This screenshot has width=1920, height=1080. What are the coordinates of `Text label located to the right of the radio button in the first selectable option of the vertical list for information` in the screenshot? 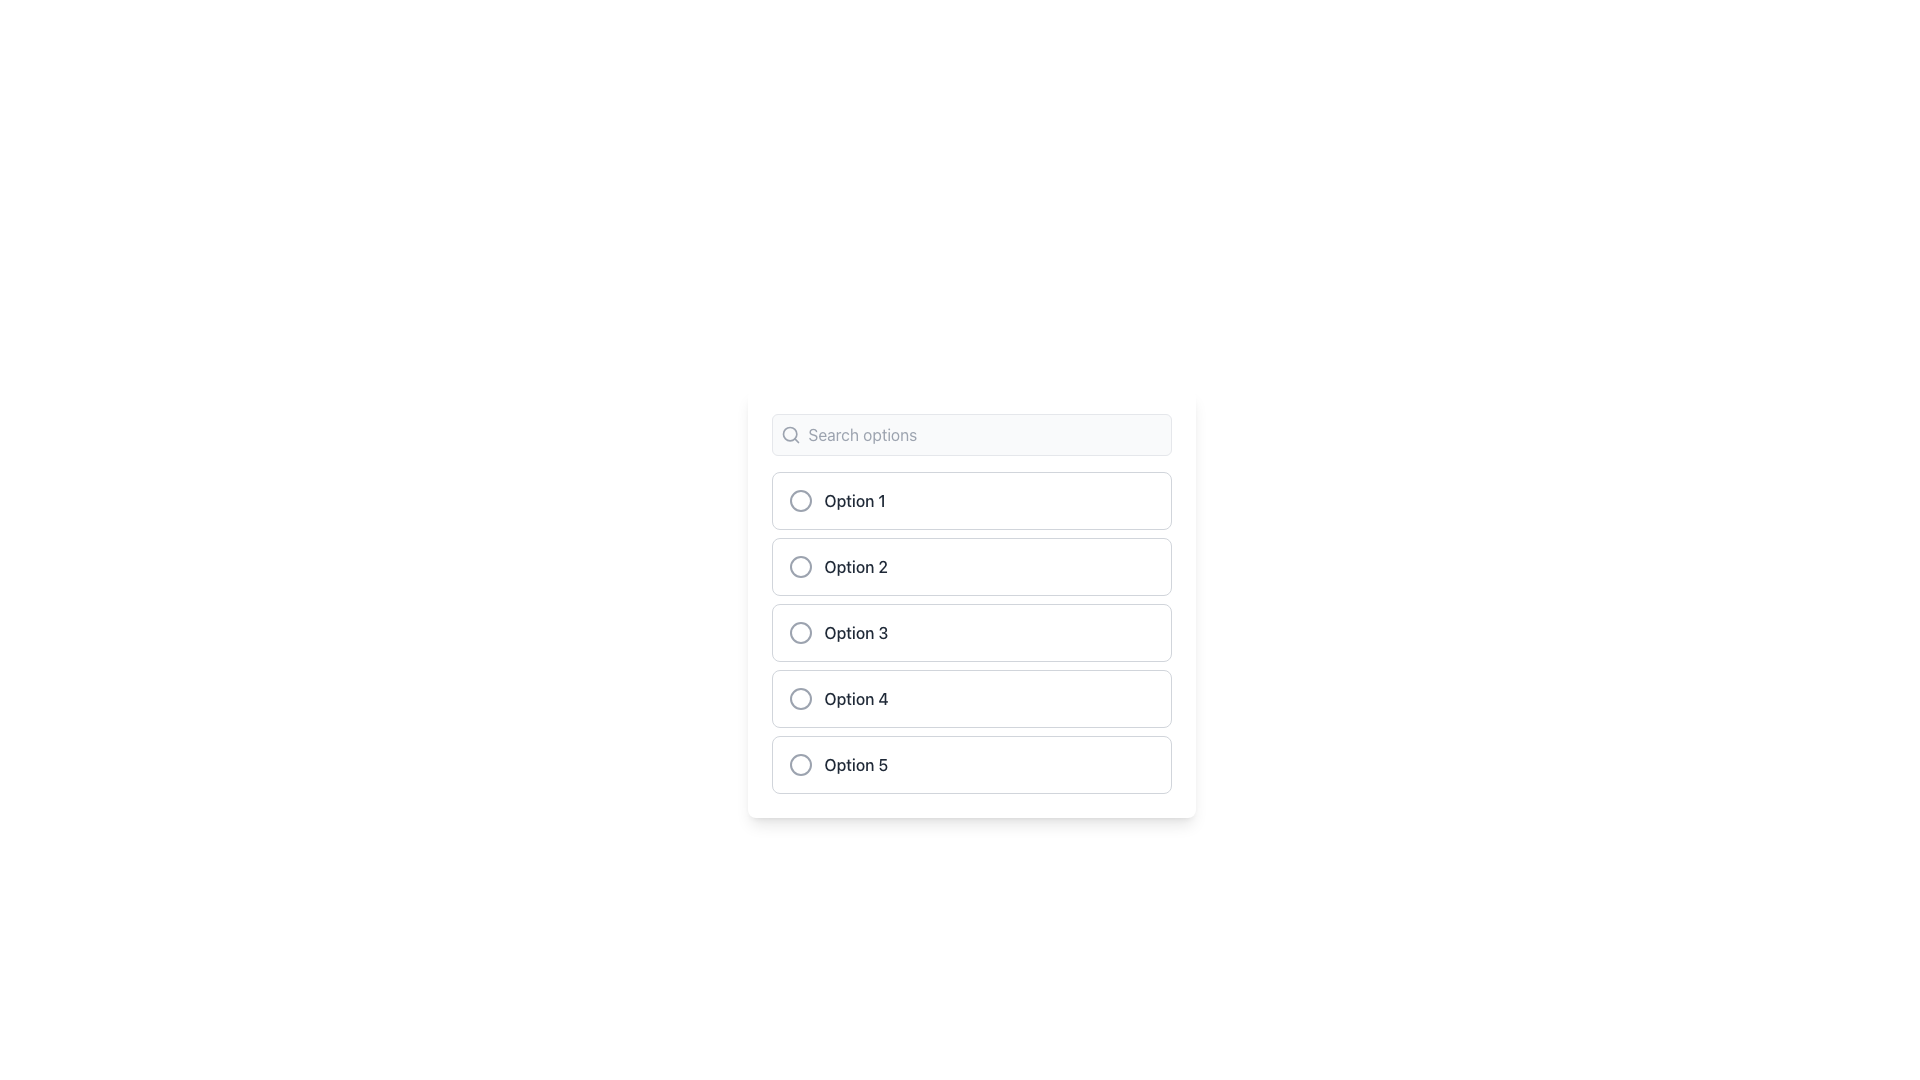 It's located at (855, 500).